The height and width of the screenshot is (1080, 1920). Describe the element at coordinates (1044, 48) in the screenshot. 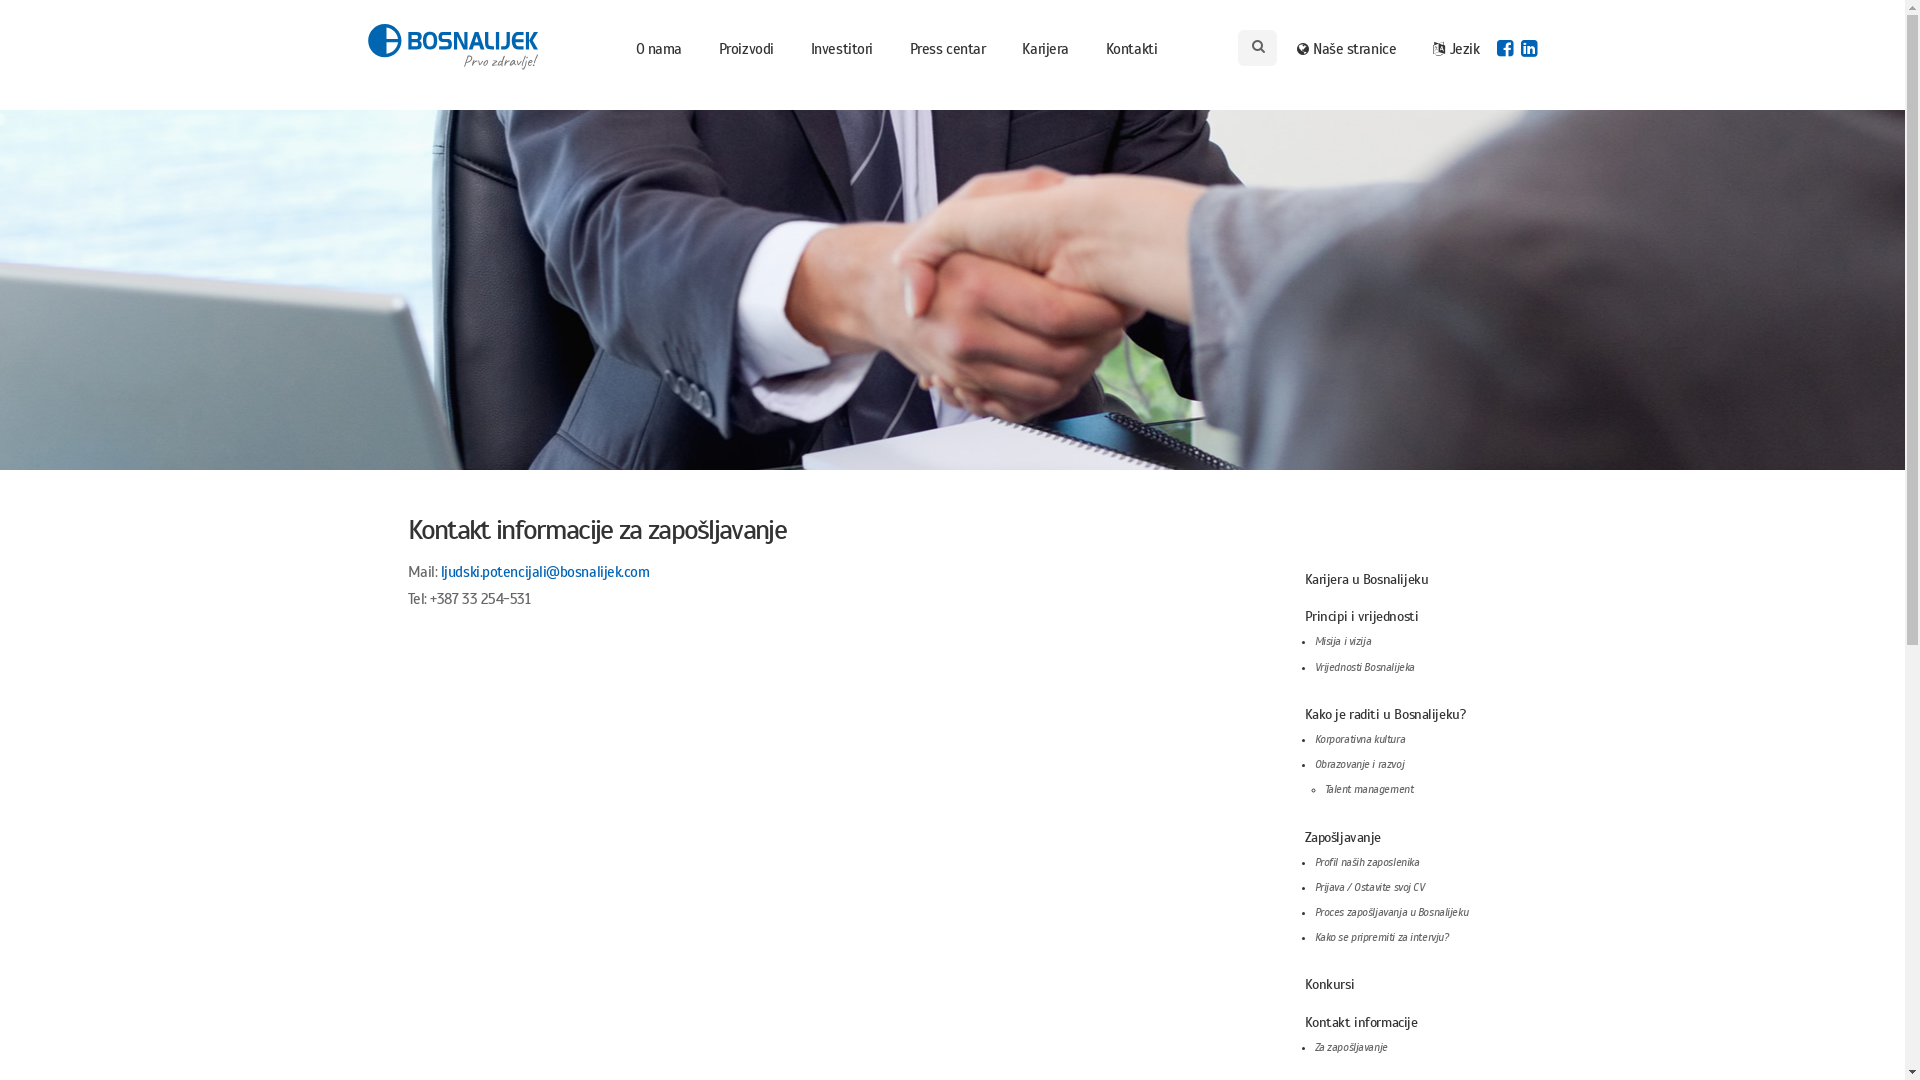

I see `'Karijera'` at that location.